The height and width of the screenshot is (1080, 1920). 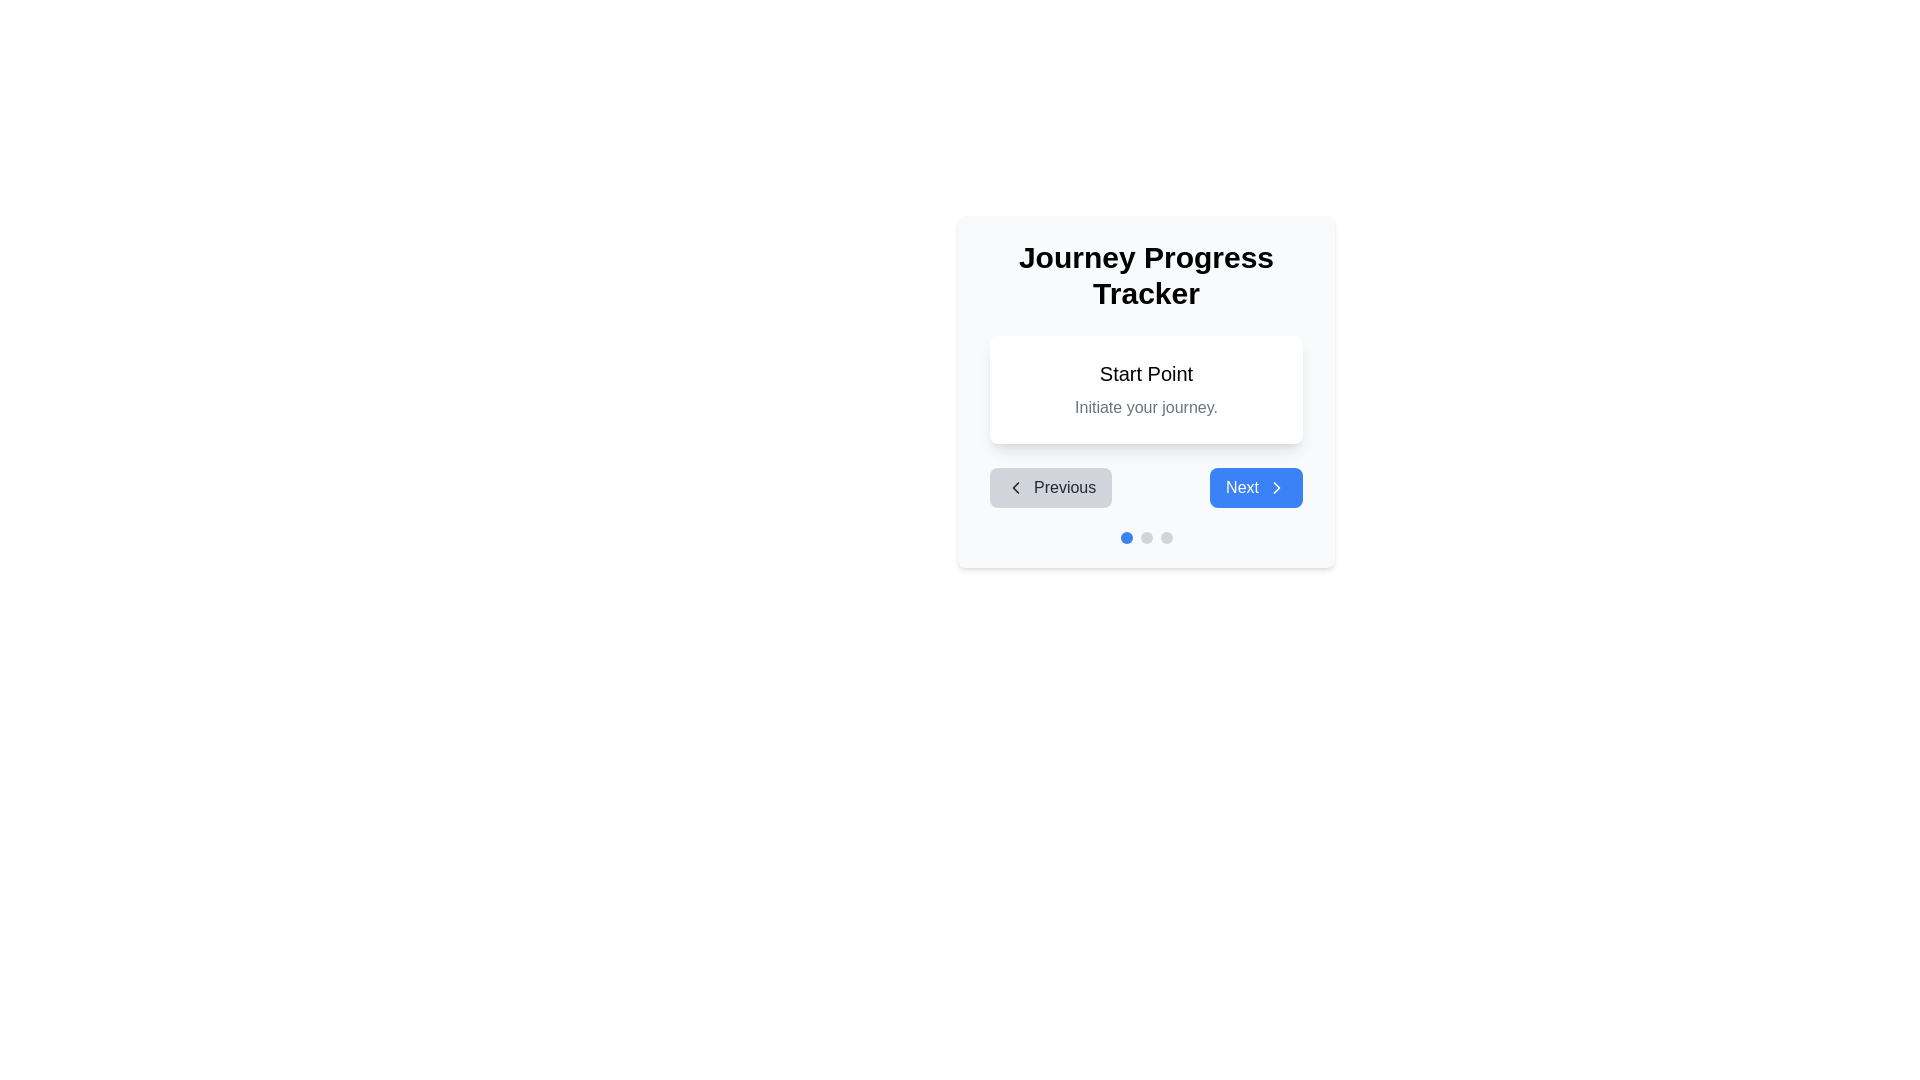 I want to click on the third circular progress indicator in the group of three, which visually indicates the current step in the sequence, so click(x=1166, y=536).